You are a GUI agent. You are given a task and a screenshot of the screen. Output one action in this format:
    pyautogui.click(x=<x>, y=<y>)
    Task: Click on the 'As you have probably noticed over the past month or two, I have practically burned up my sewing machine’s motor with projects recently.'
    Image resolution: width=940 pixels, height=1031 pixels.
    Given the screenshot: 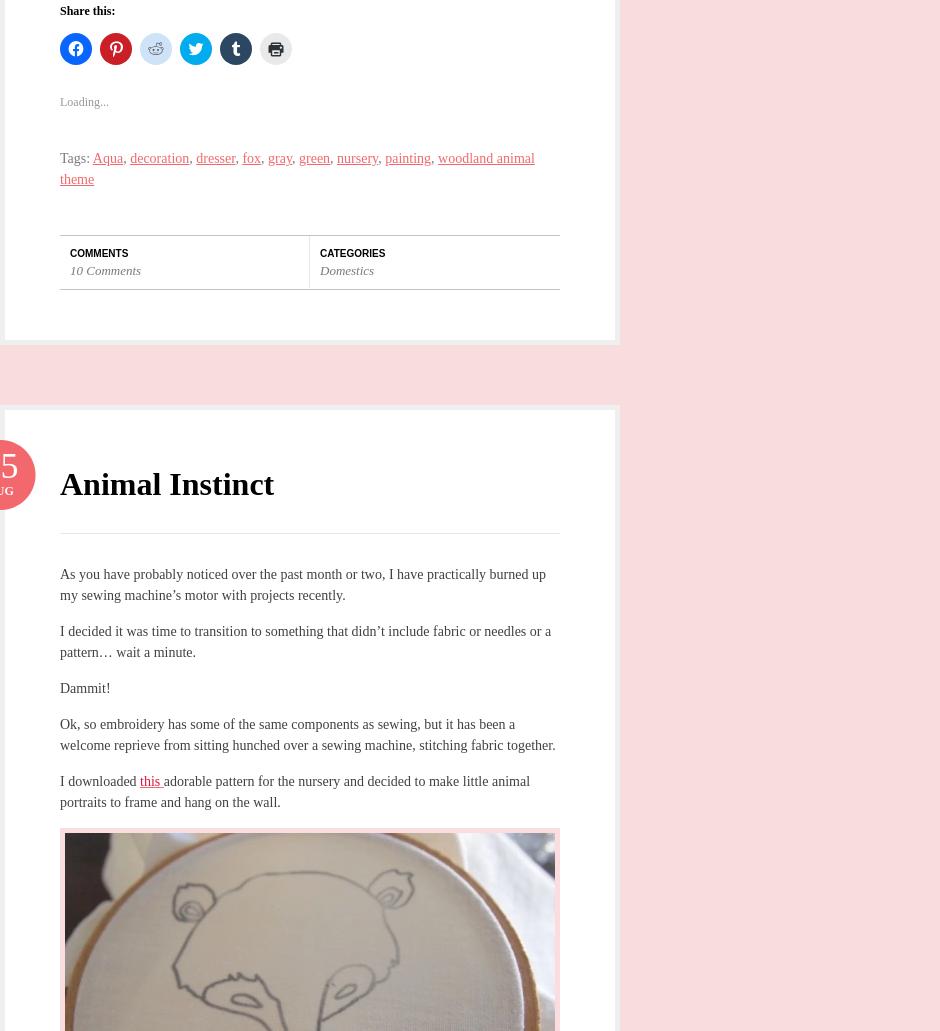 What is the action you would take?
    pyautogui.click(x=301, y=582)
    